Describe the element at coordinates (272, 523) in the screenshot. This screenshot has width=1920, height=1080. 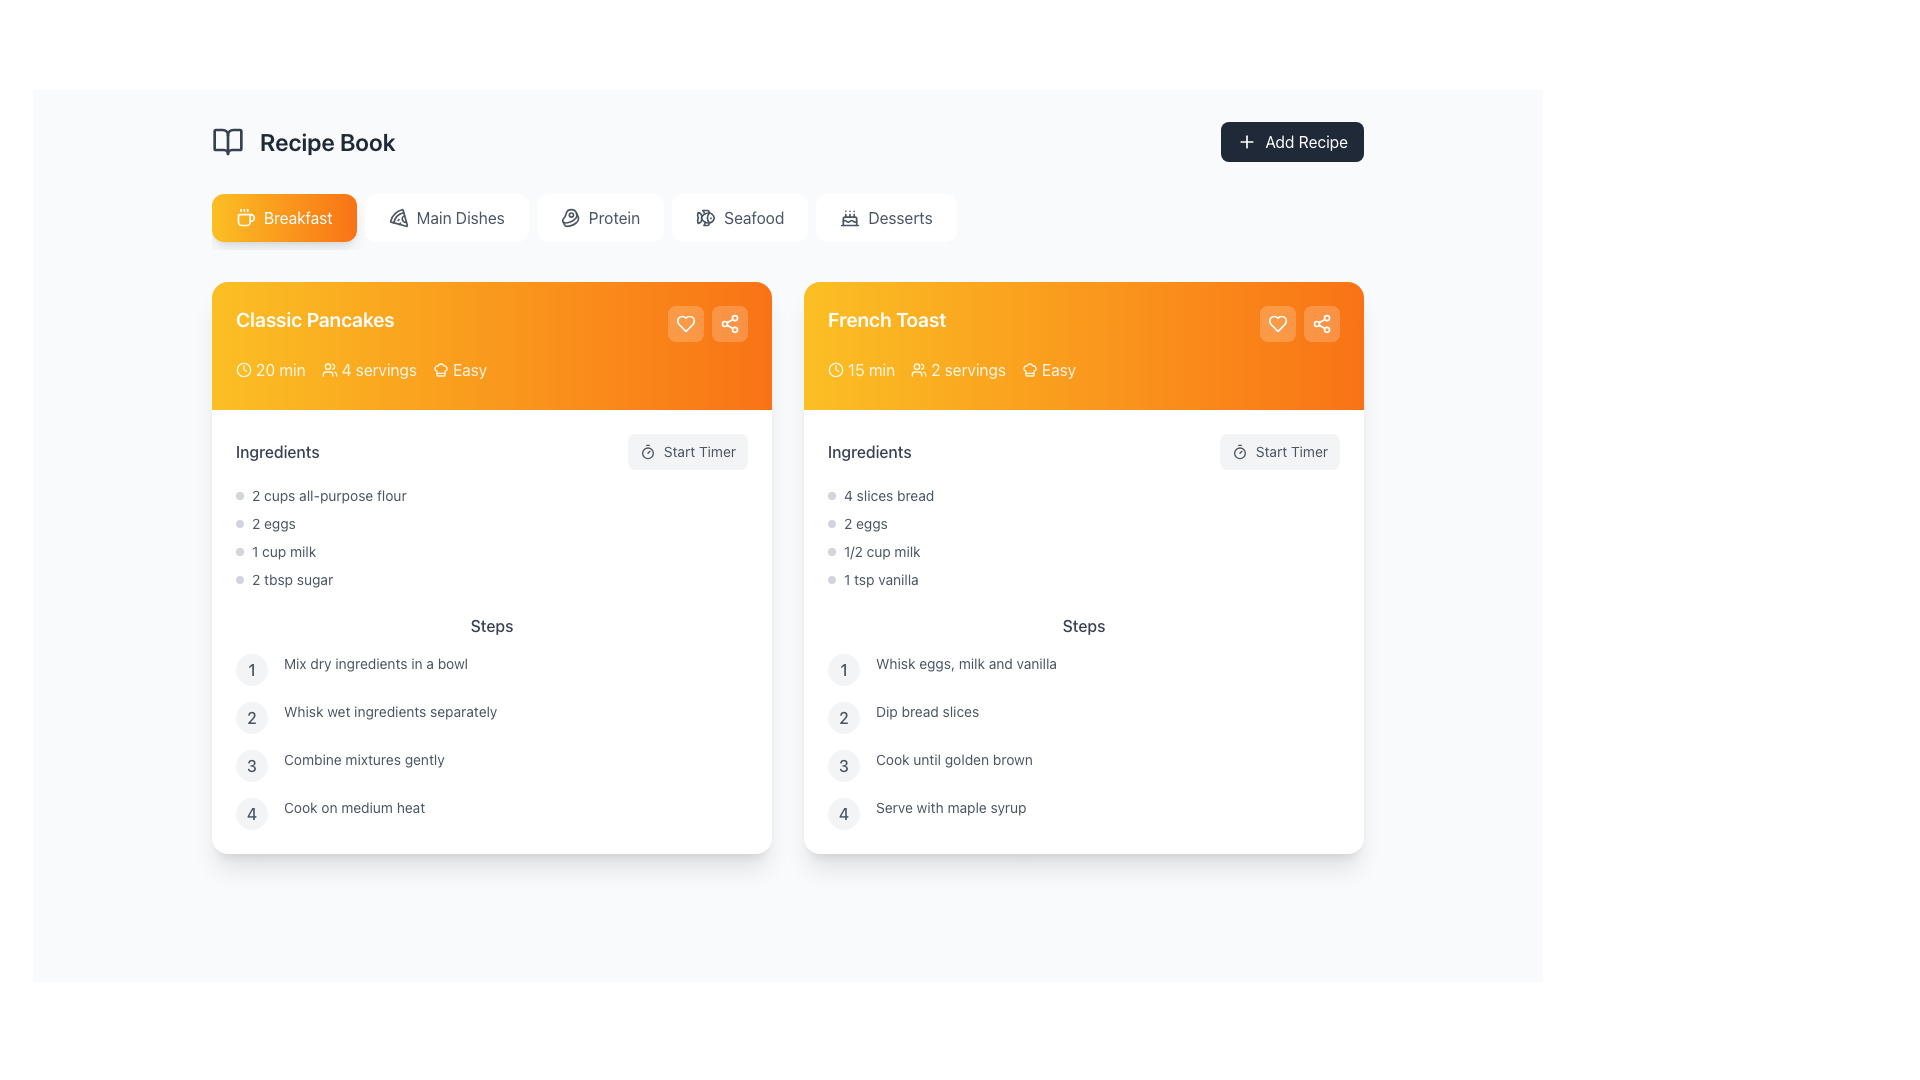
I see `the text label displaying '2 eggs' in gray text within the ingredients list of the 'Classic Pancakes' recipe card` at that location.